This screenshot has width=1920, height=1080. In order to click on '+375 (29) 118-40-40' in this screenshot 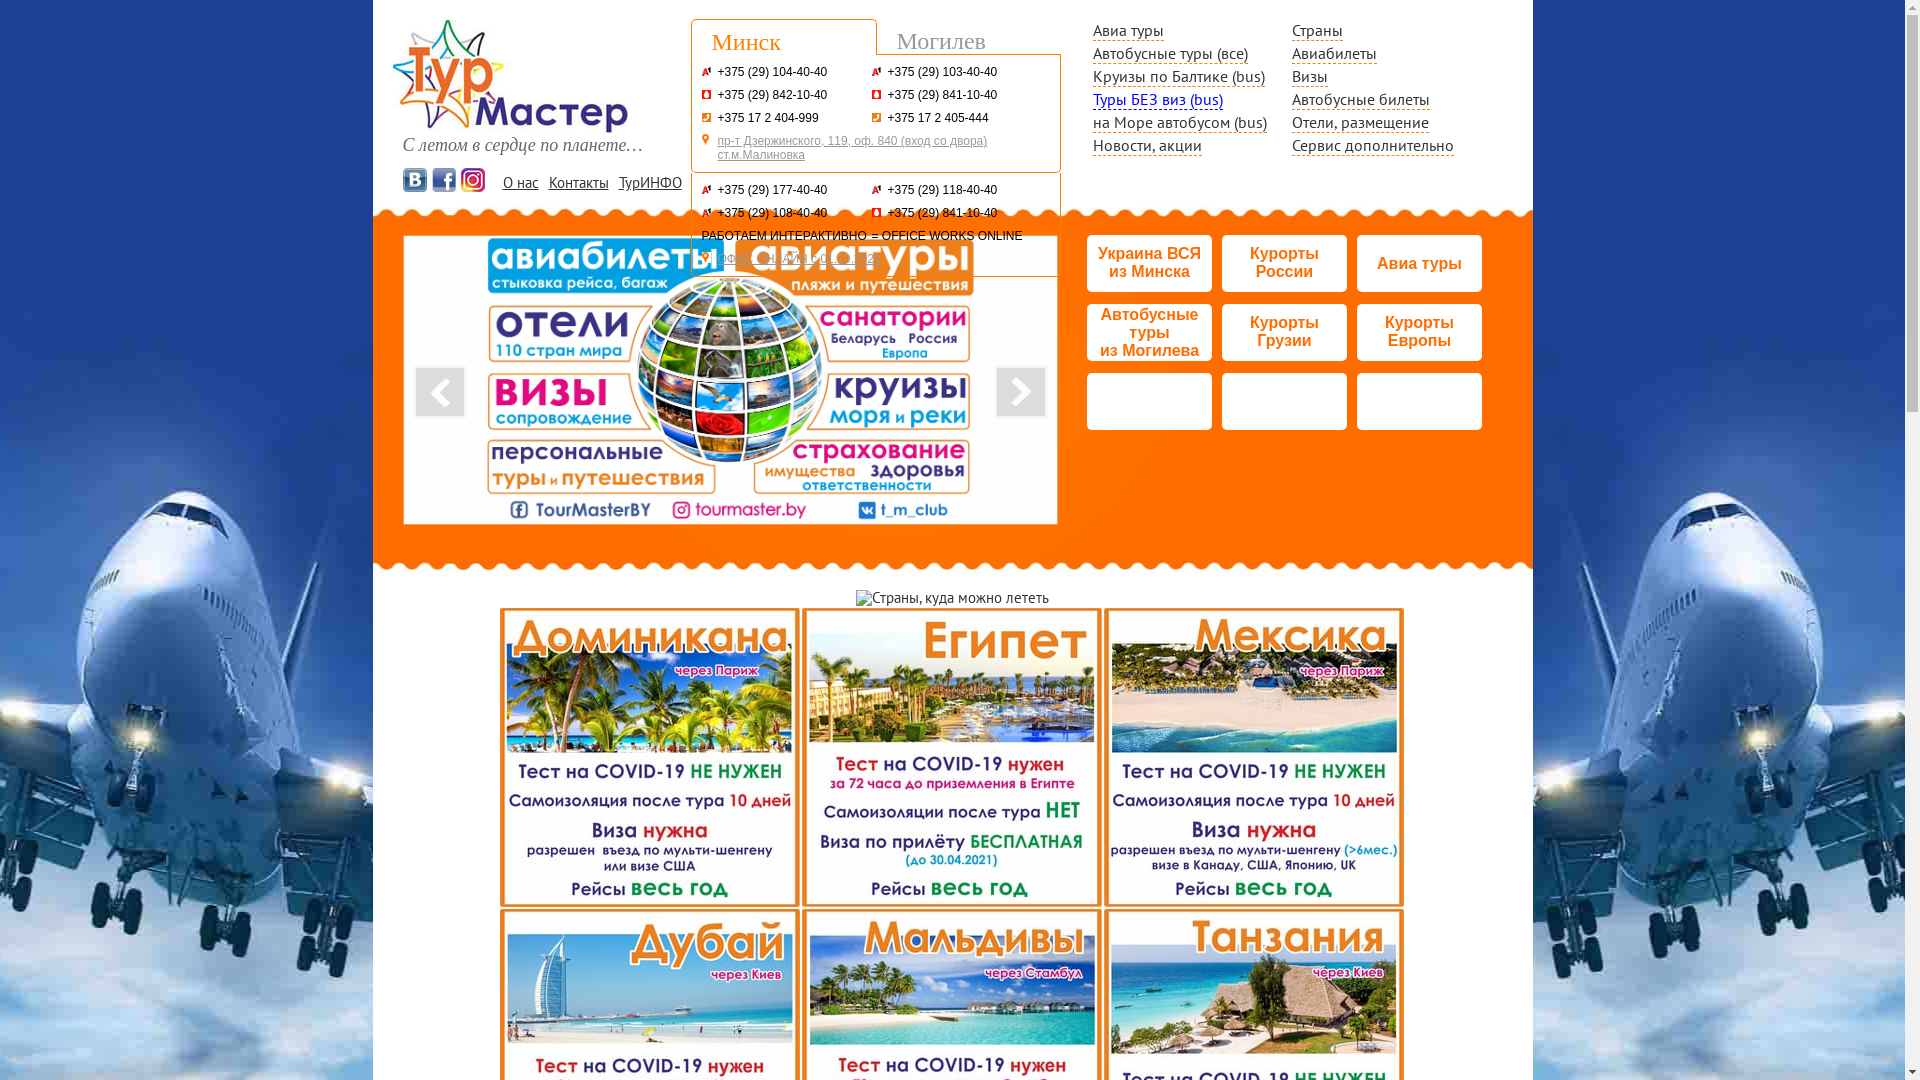, I will do `click(941, 189)`.